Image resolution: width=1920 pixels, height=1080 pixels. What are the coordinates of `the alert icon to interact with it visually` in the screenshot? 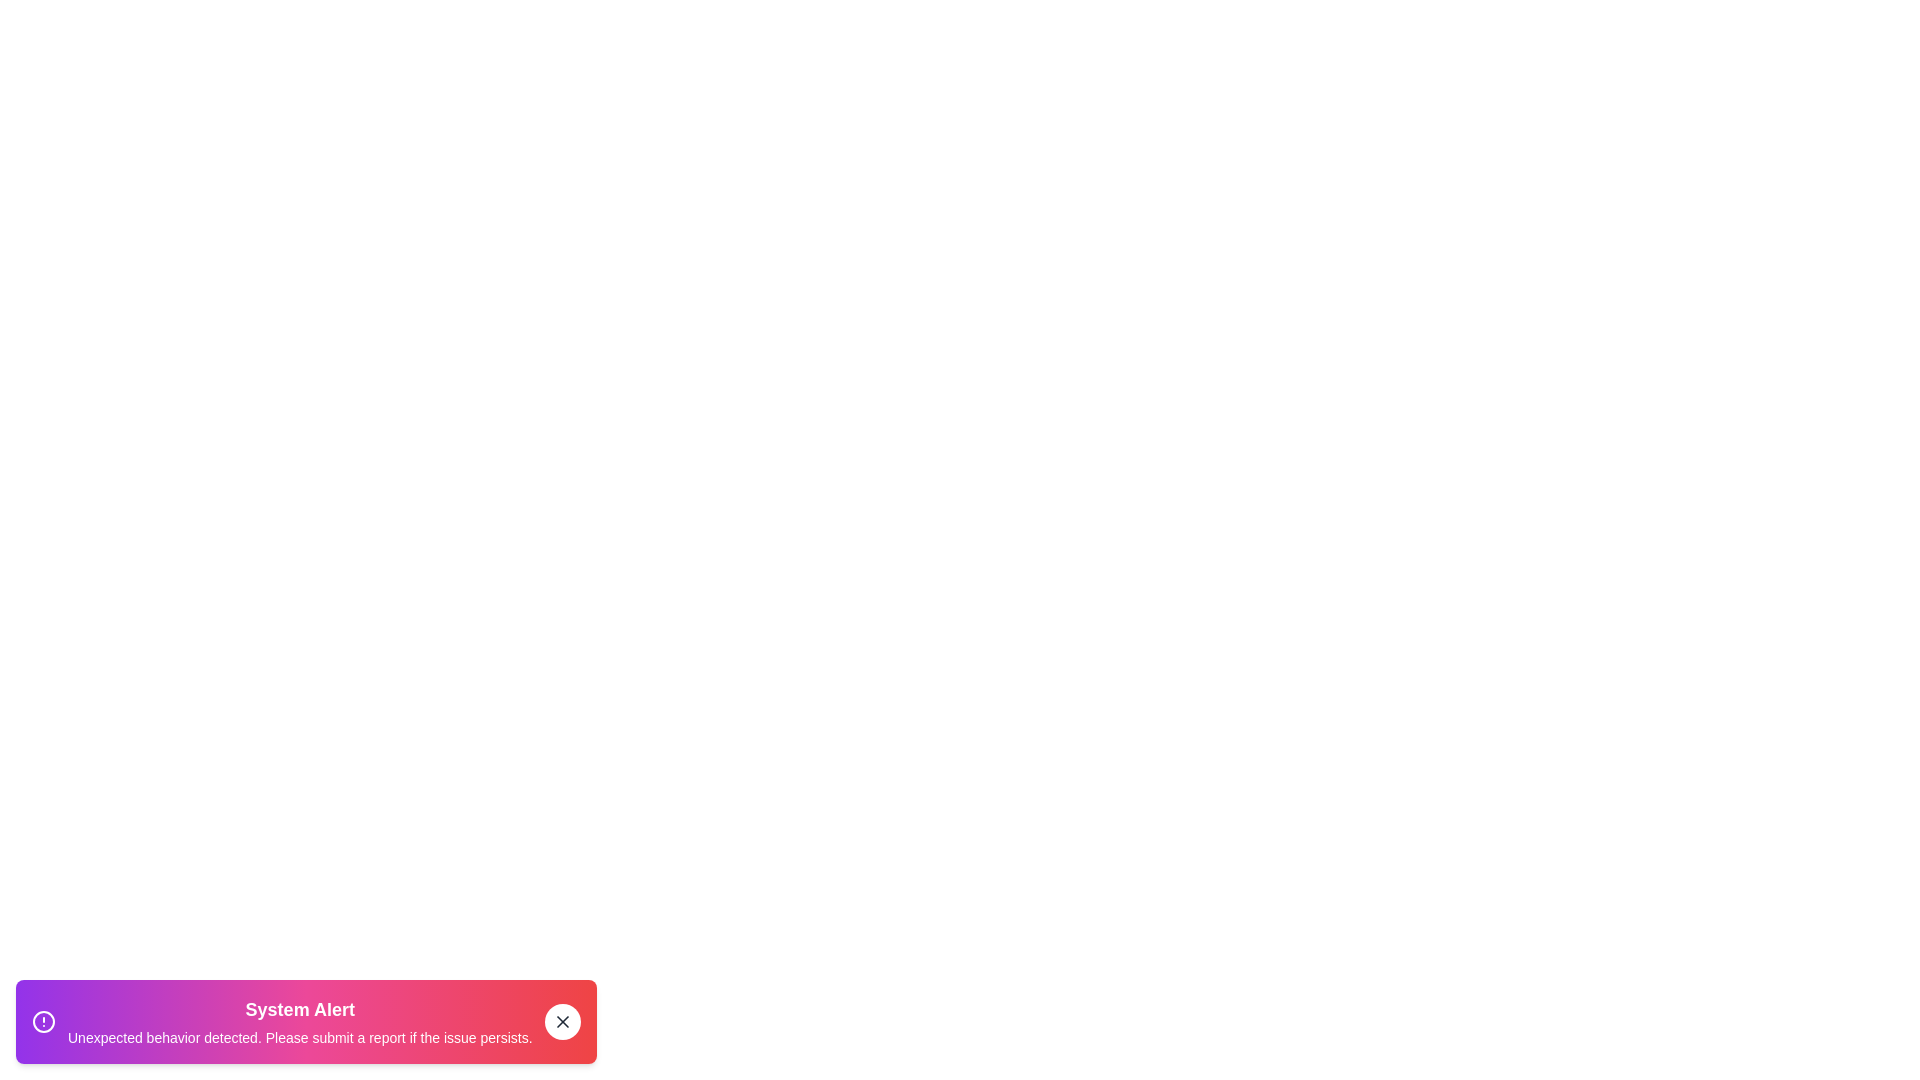 It's located at (43, 1022).